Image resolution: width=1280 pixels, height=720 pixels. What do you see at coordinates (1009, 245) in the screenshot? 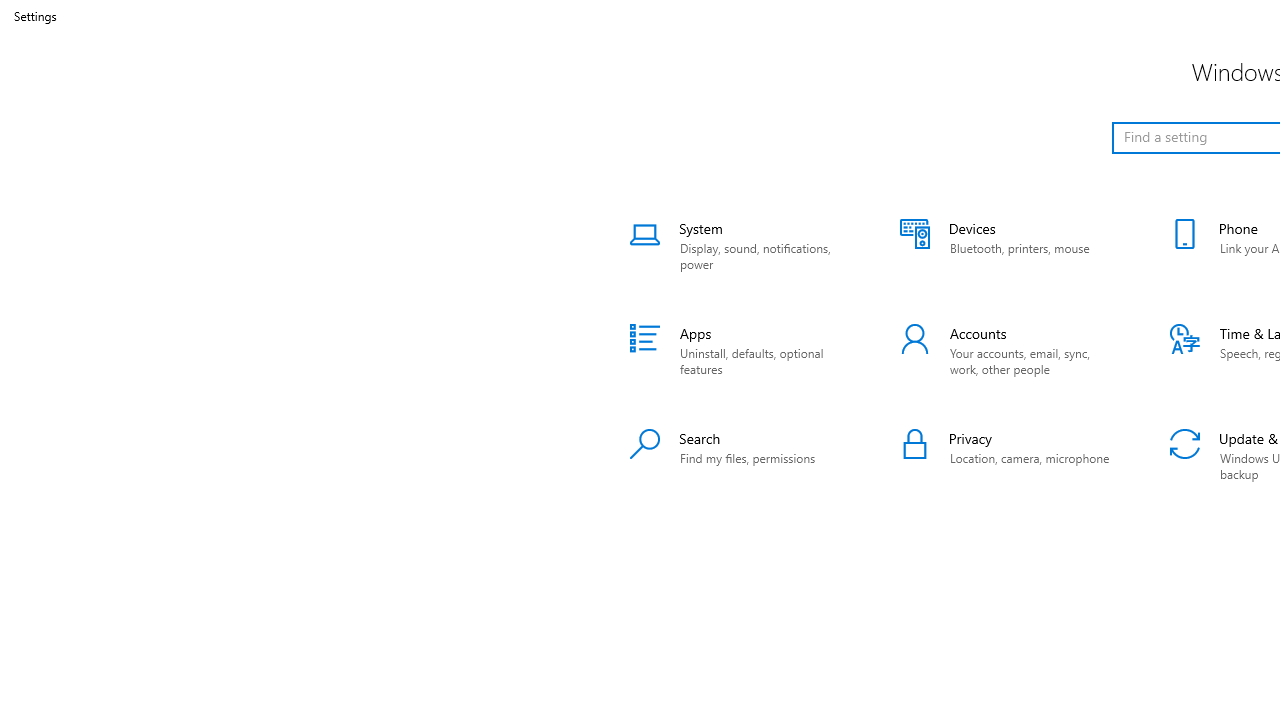
I see `'Devices'` at bounding box center [1009, 245].